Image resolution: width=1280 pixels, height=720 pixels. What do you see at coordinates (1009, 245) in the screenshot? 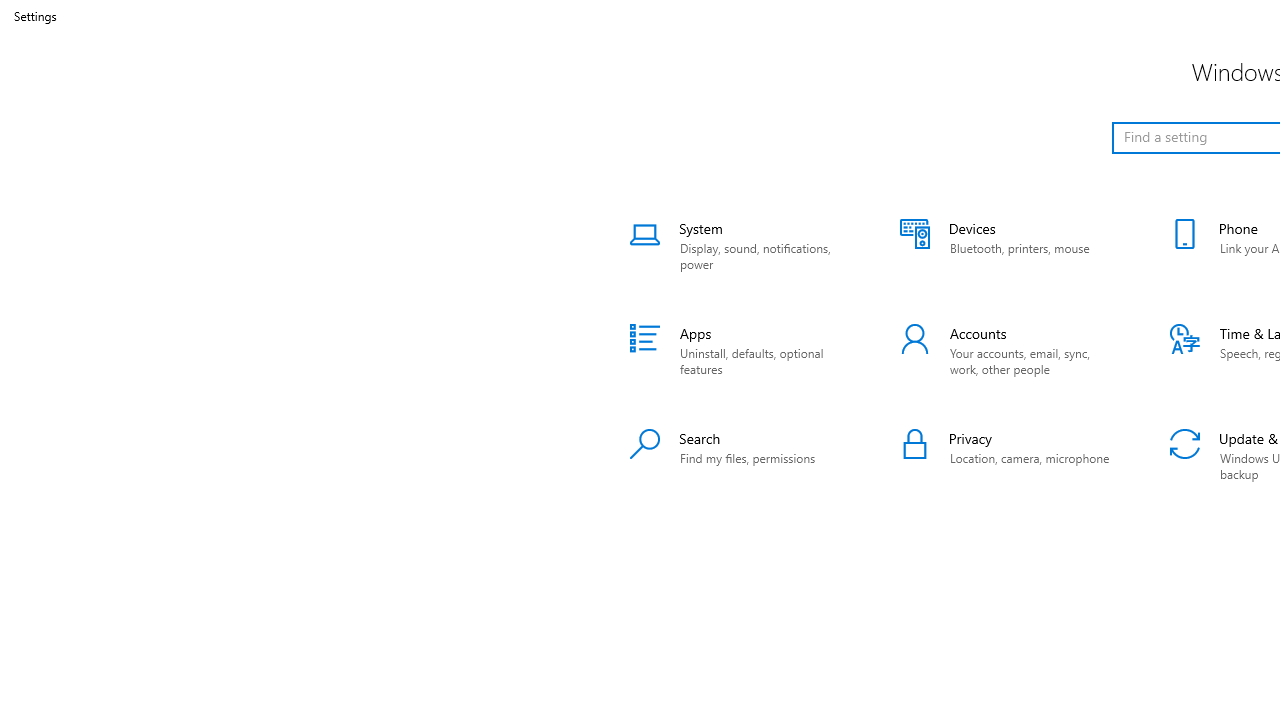
I see `'Devices'` at bounding box center [1009, 245].